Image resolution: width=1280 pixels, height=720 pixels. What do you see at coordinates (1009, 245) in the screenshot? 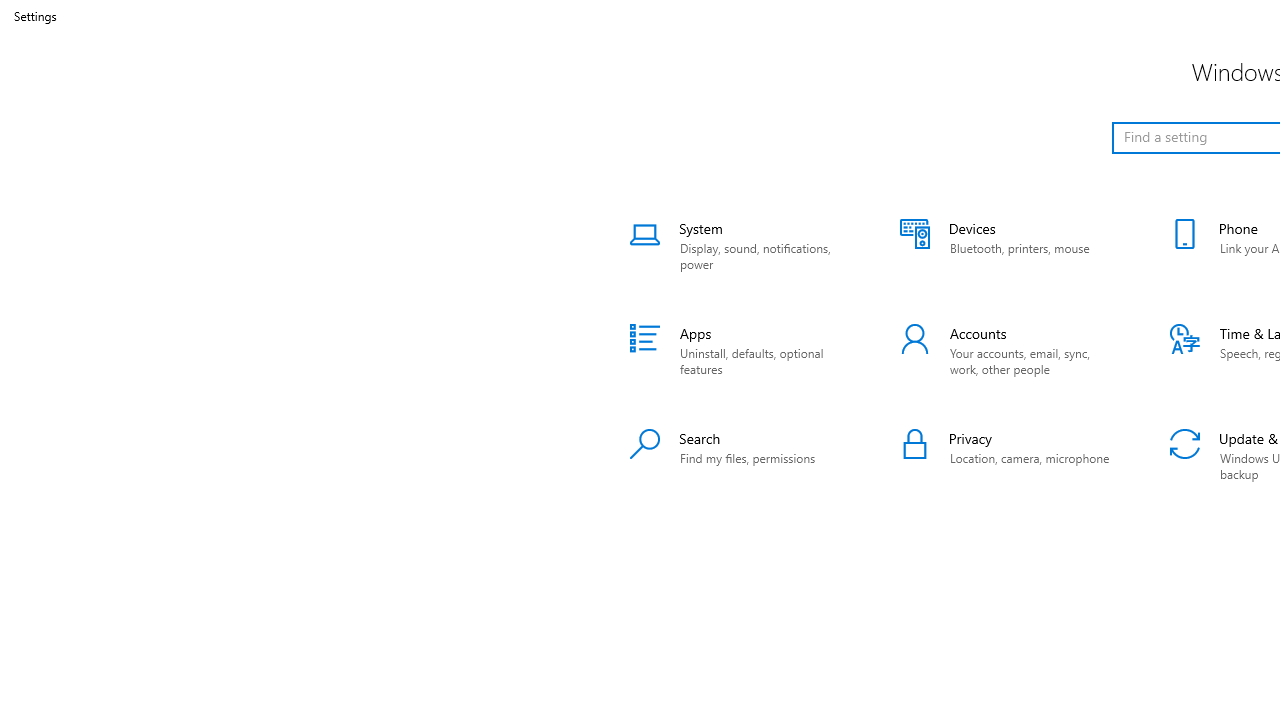
I see `'Devices'` at bounding box center [1009, 245].